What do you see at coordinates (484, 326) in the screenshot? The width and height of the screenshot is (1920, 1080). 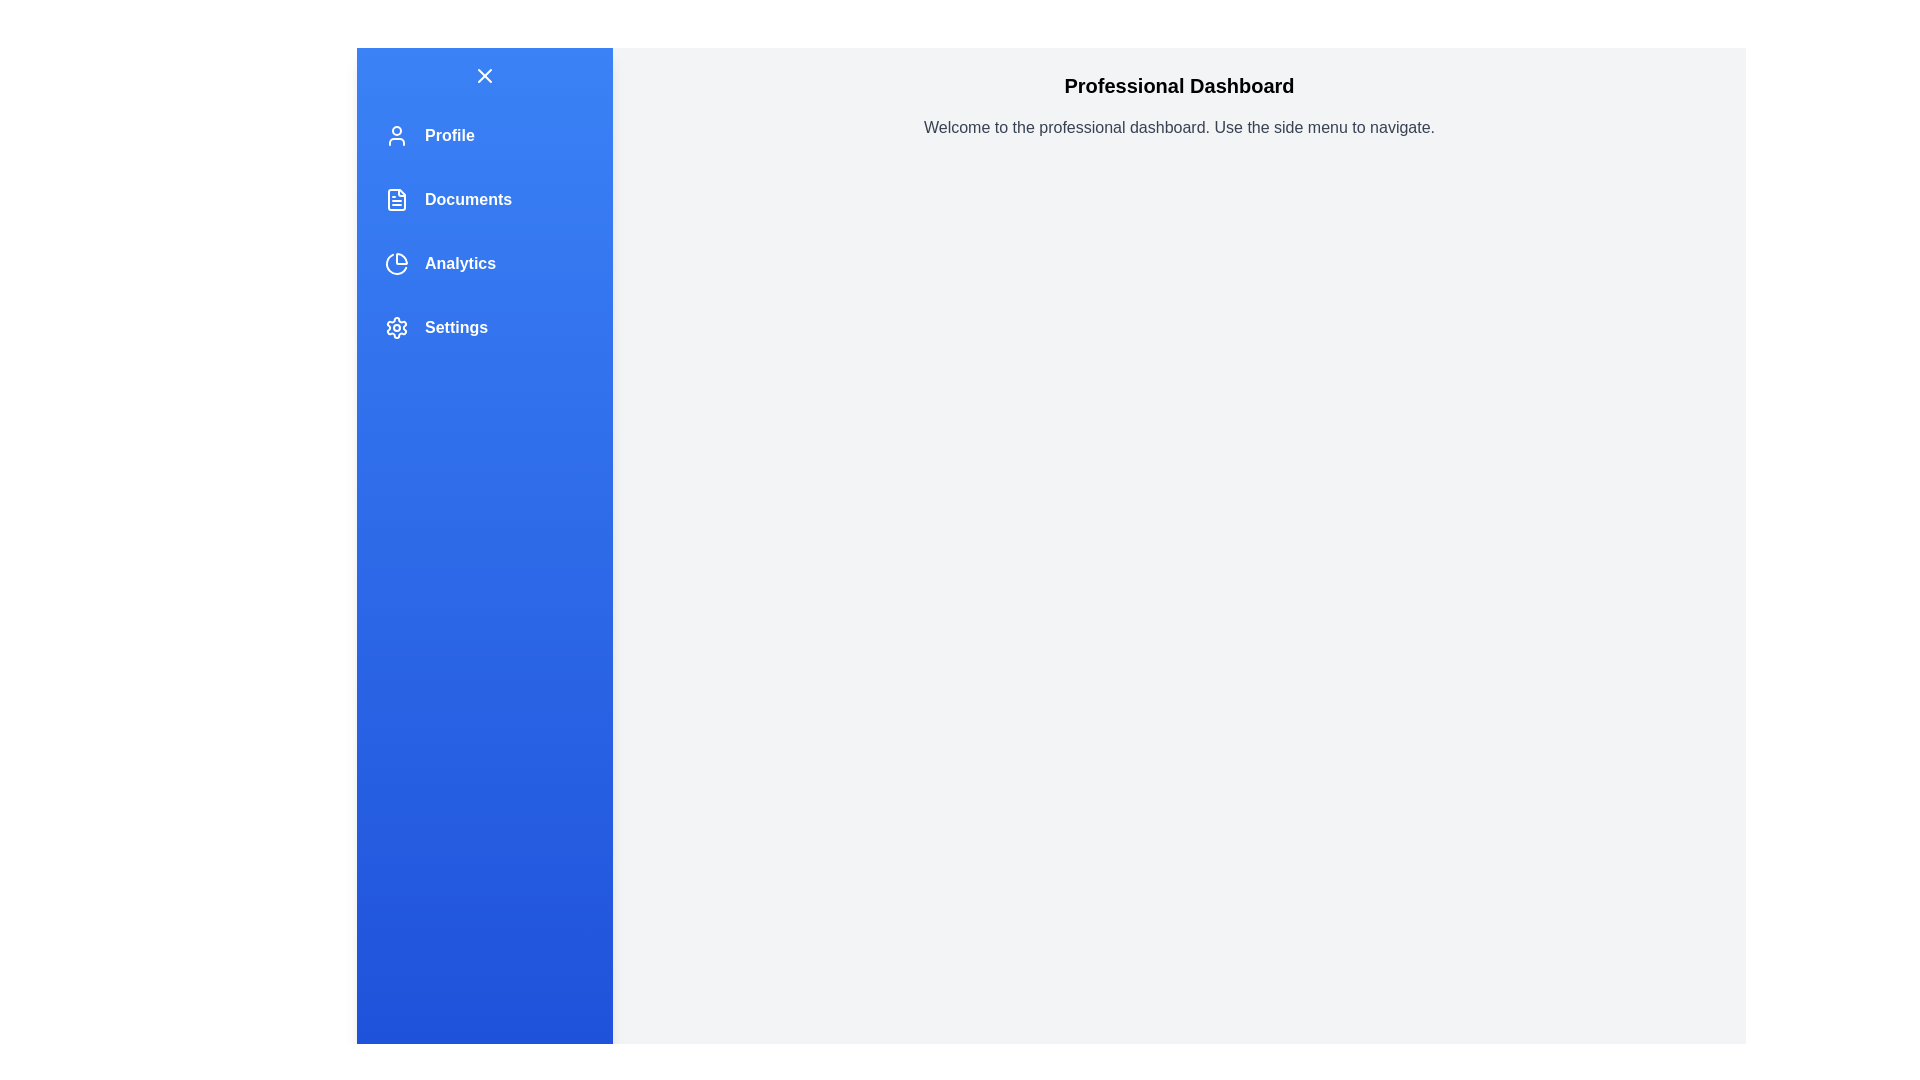 I see `the menu option Settings to navigate to the corresponding section` at bounding box center [484, 326].